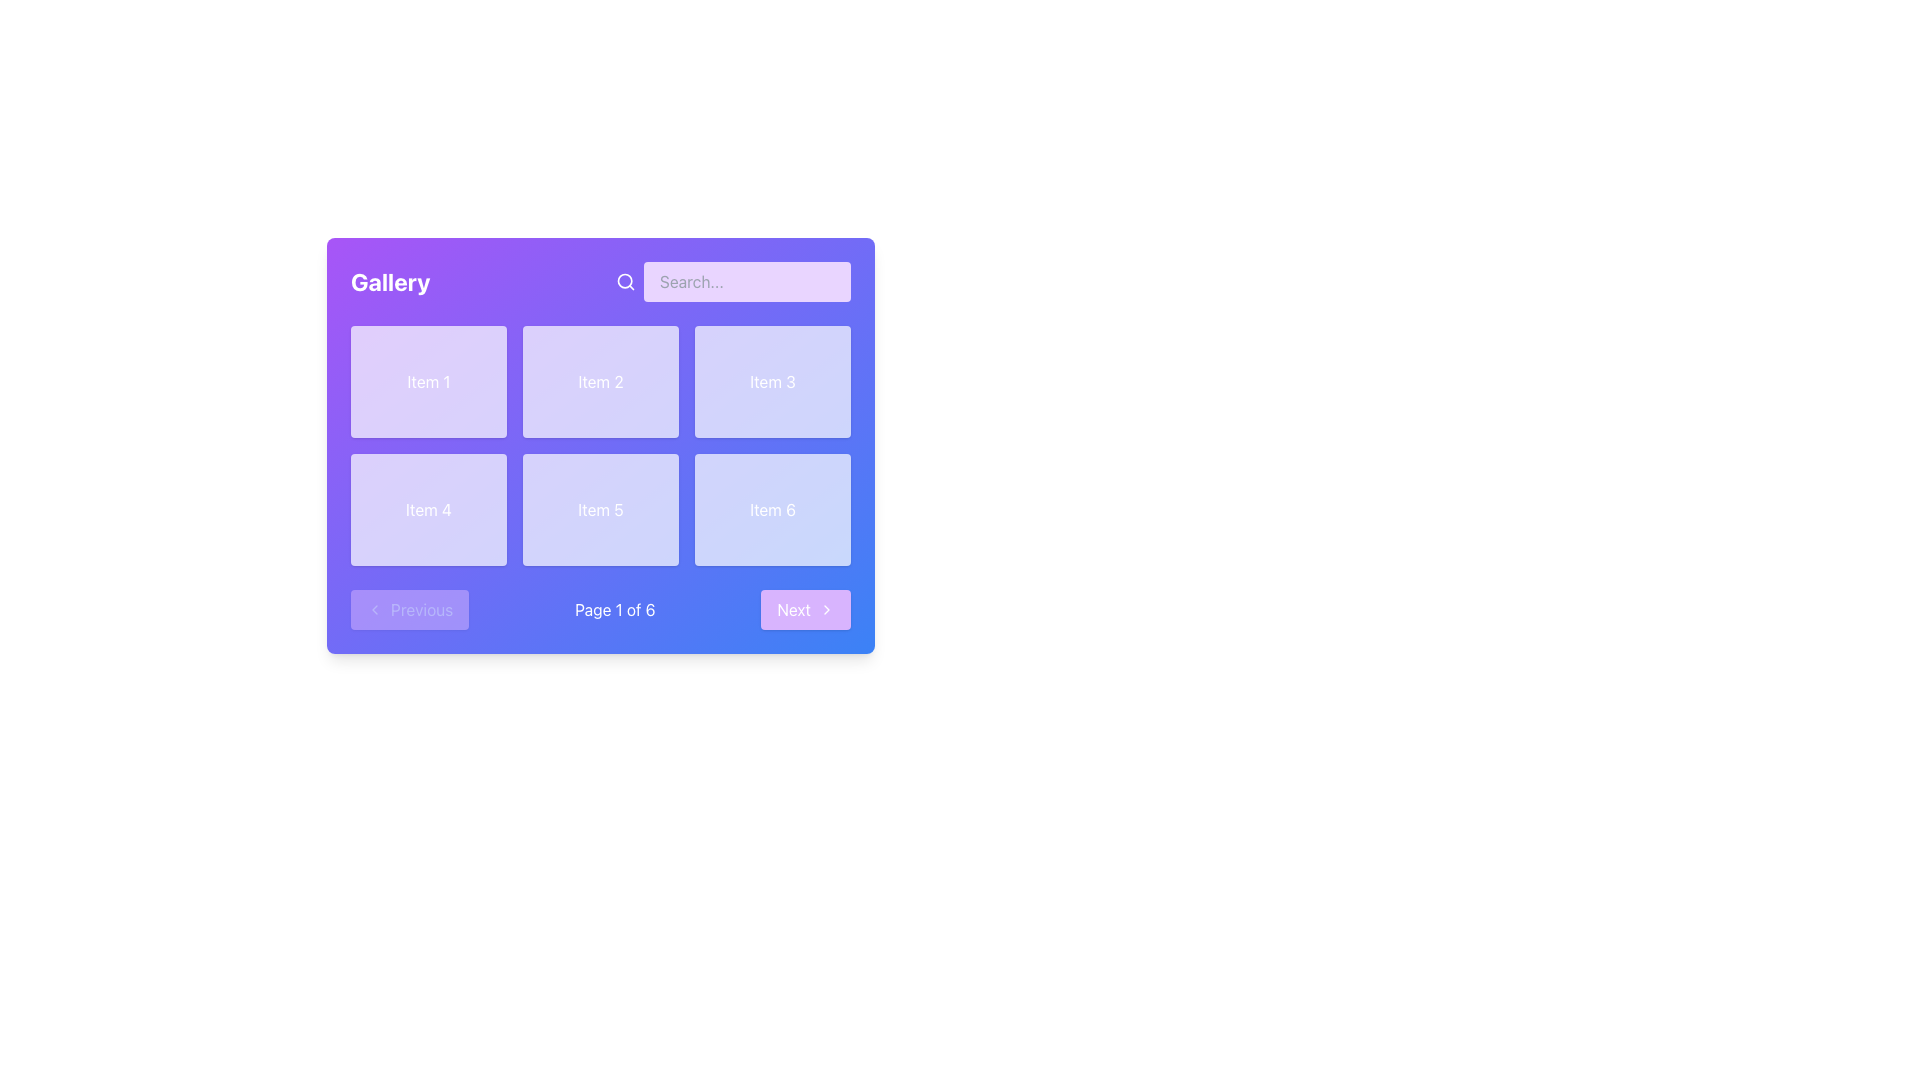 Image resolution: width=1920 pixels, height=1080 pixels. What do you see at coordinates (427, 508) in the screenshot?
I see `the 'Item 4' button, which is a rectangular card with rounded corners located in the second row of a 2x3 grid layout` at bounding box center [427, 508].